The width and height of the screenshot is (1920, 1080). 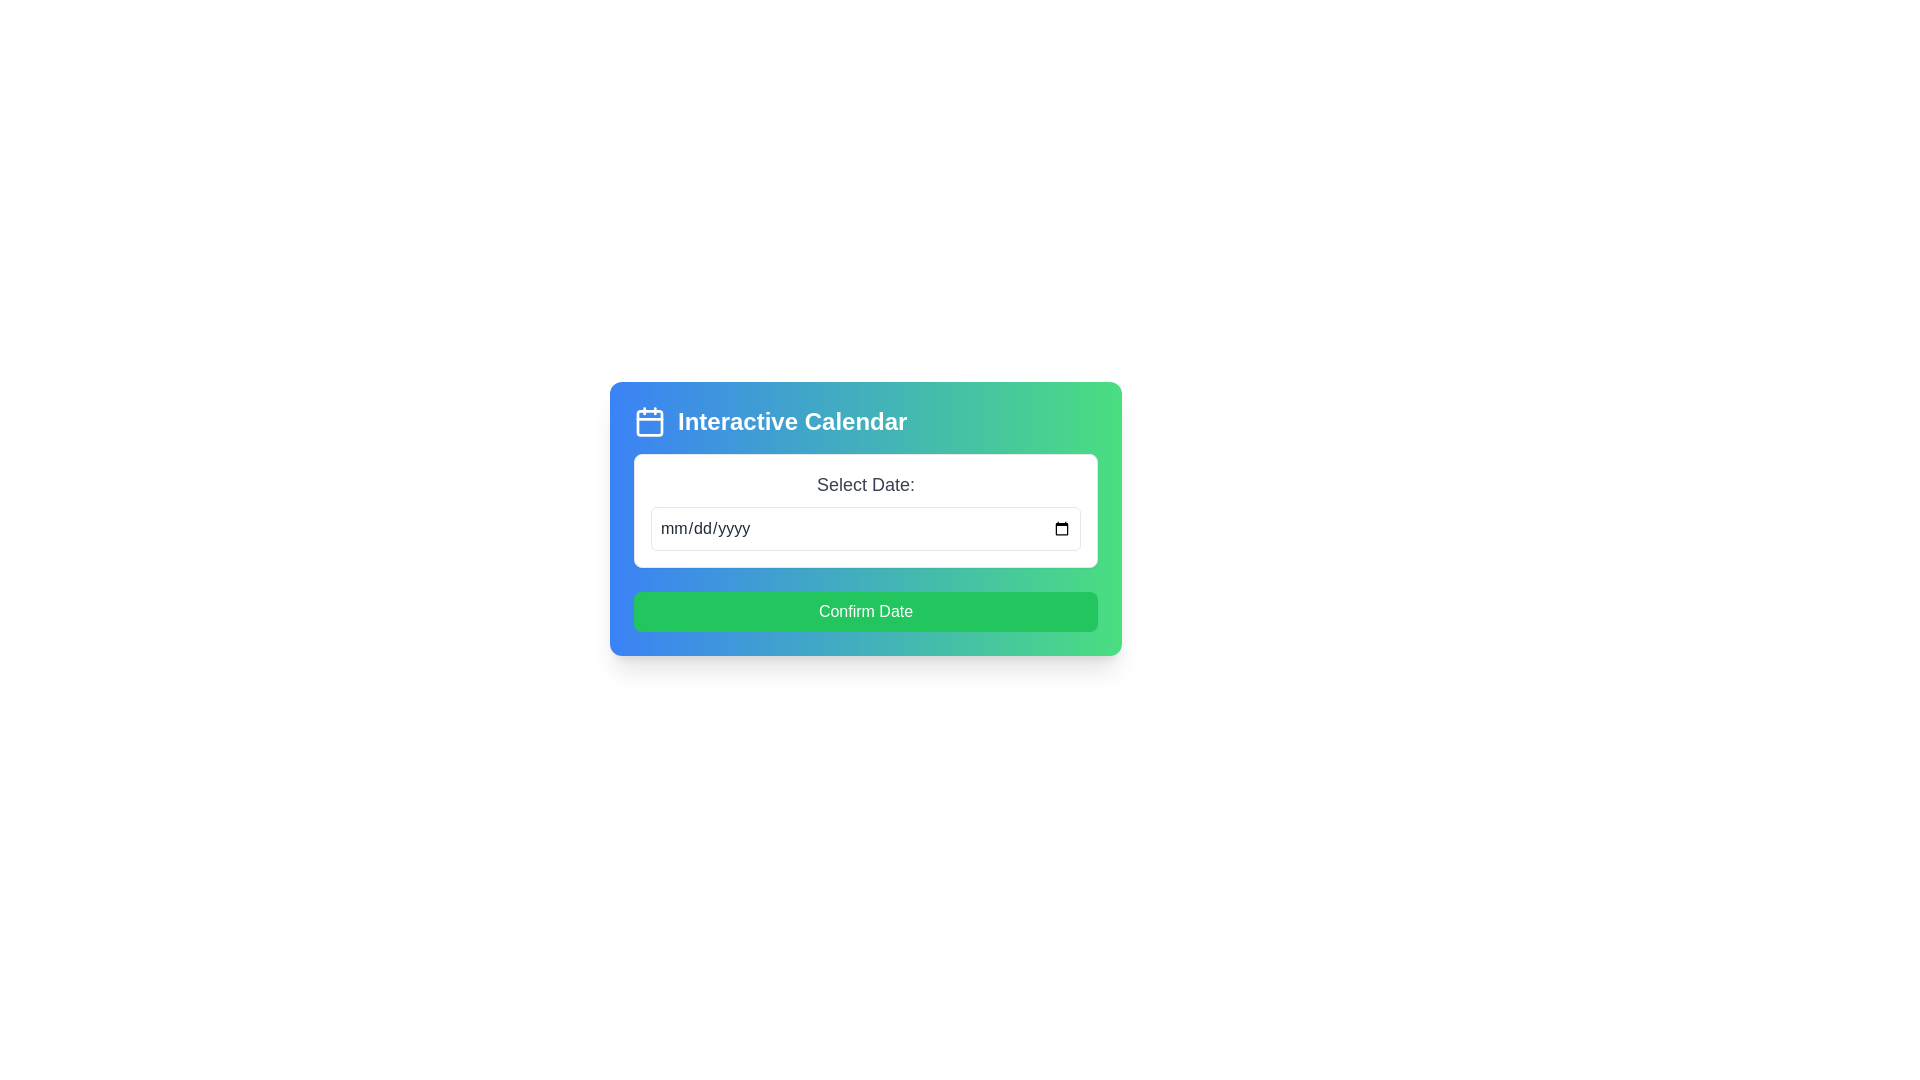 What do you see at coordinates (791, 420) in the screenshot?
I see `the bold white text label saying 'Interactive Calendar' that is prominently displayed at the top center of the card interface, positioned to the right of a calendar icon` at bounding box center [791, 420].